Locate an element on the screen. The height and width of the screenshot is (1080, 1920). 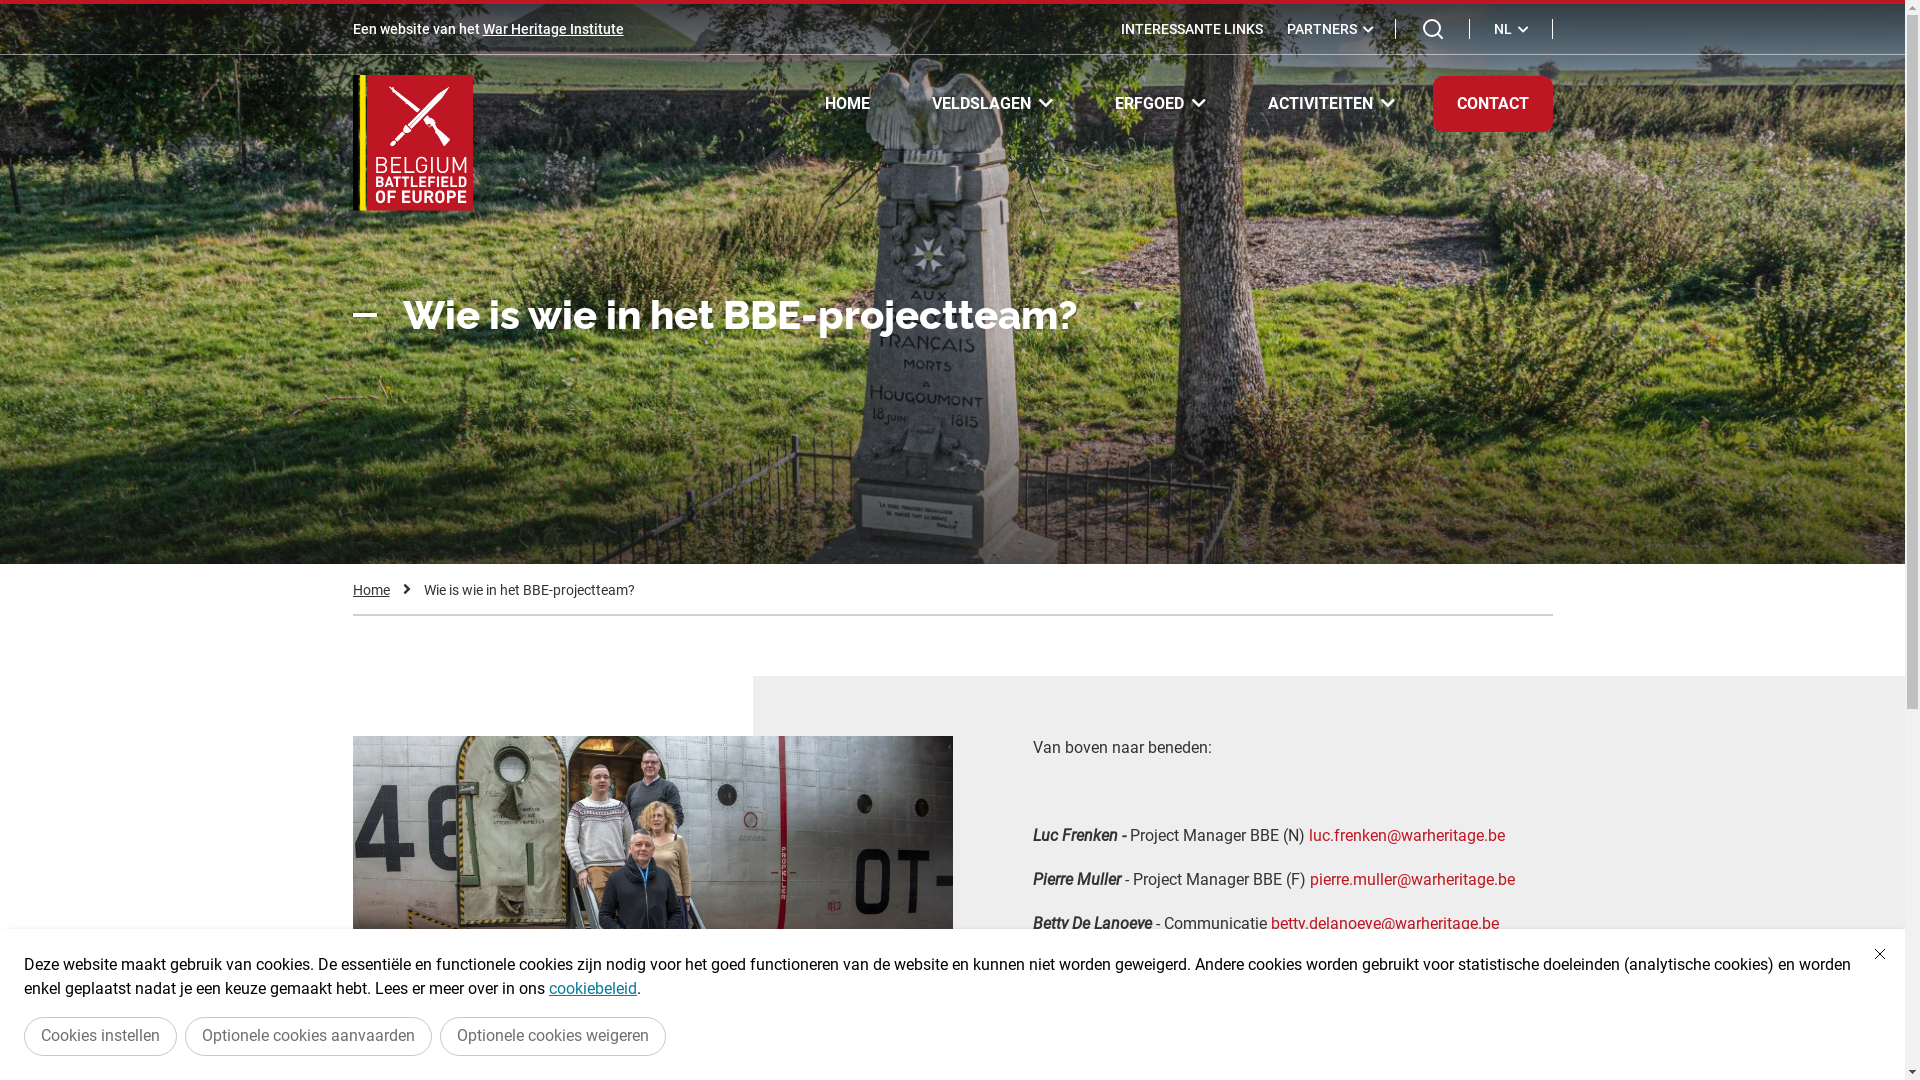
'pierre.muller@warheritage.be' is located at coordinates (1411, 878).